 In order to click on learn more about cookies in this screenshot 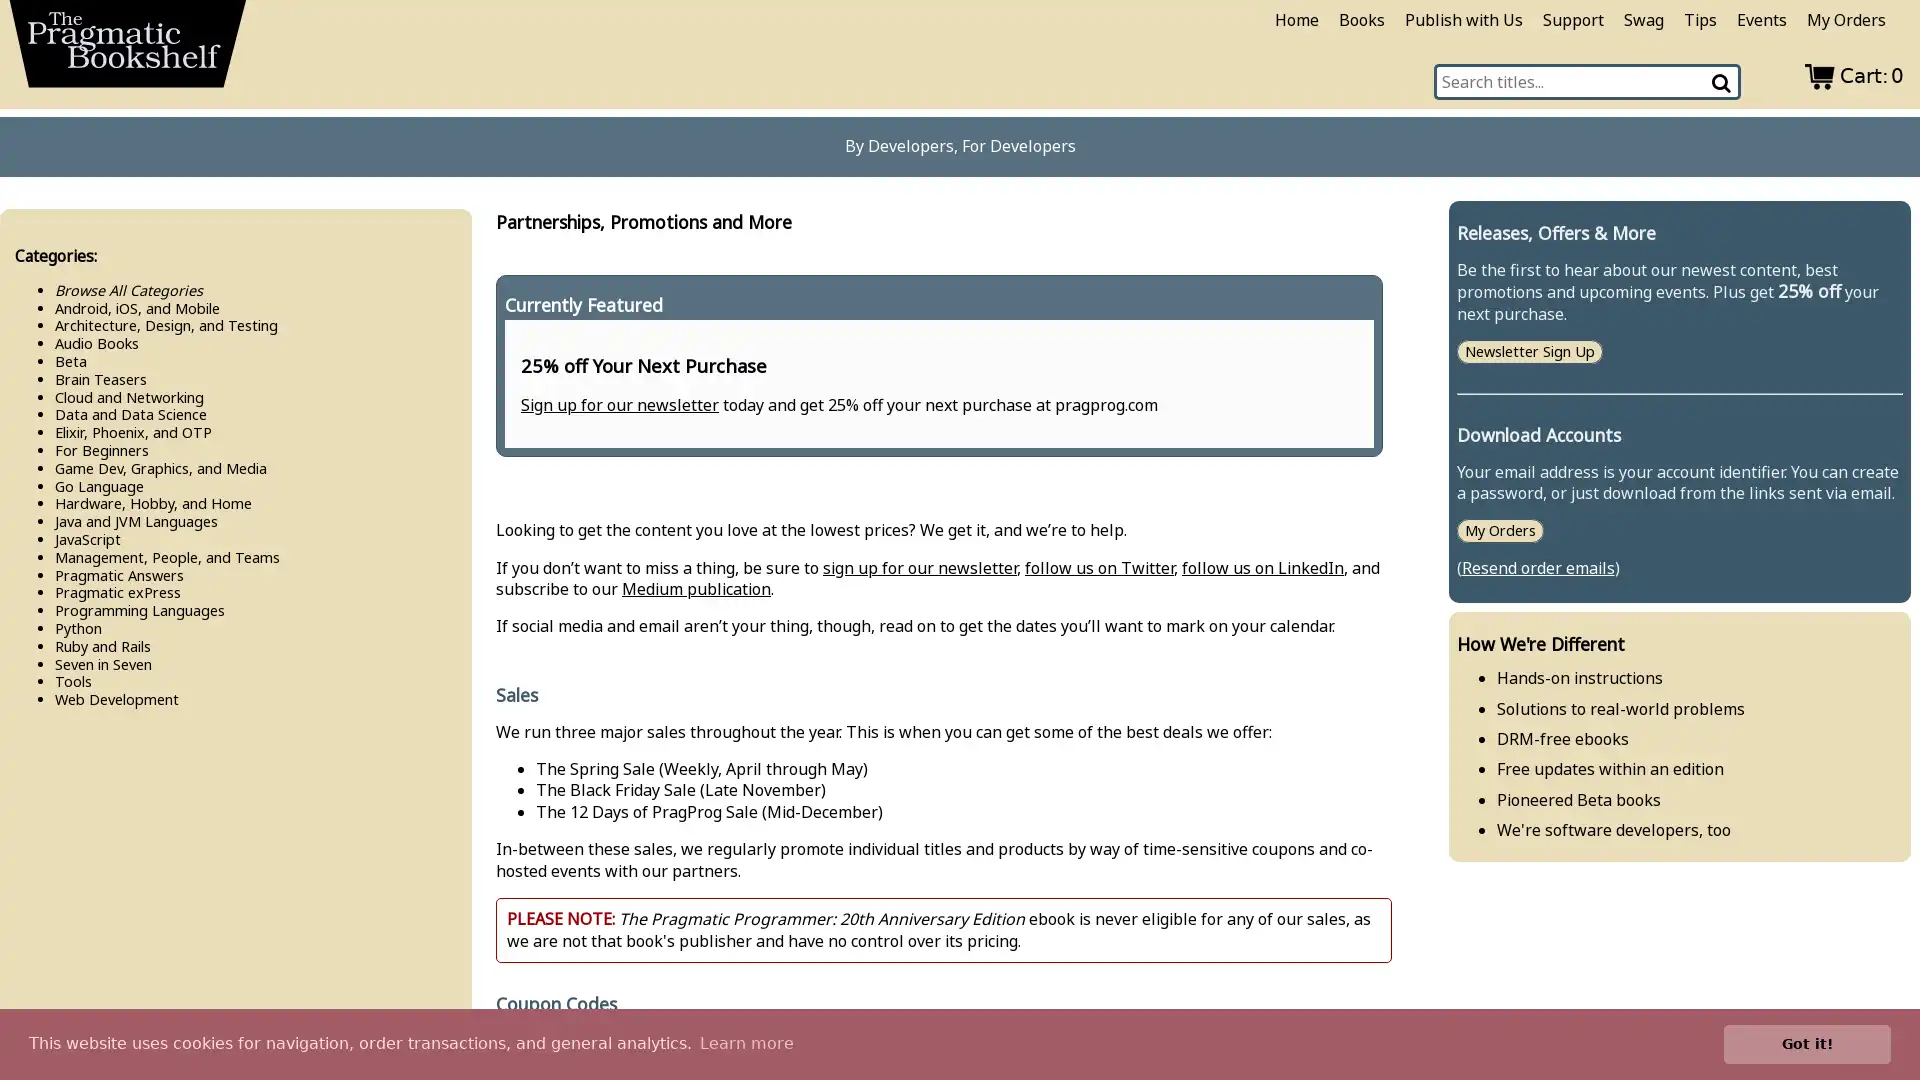, I will do `click(745, 1043)`.